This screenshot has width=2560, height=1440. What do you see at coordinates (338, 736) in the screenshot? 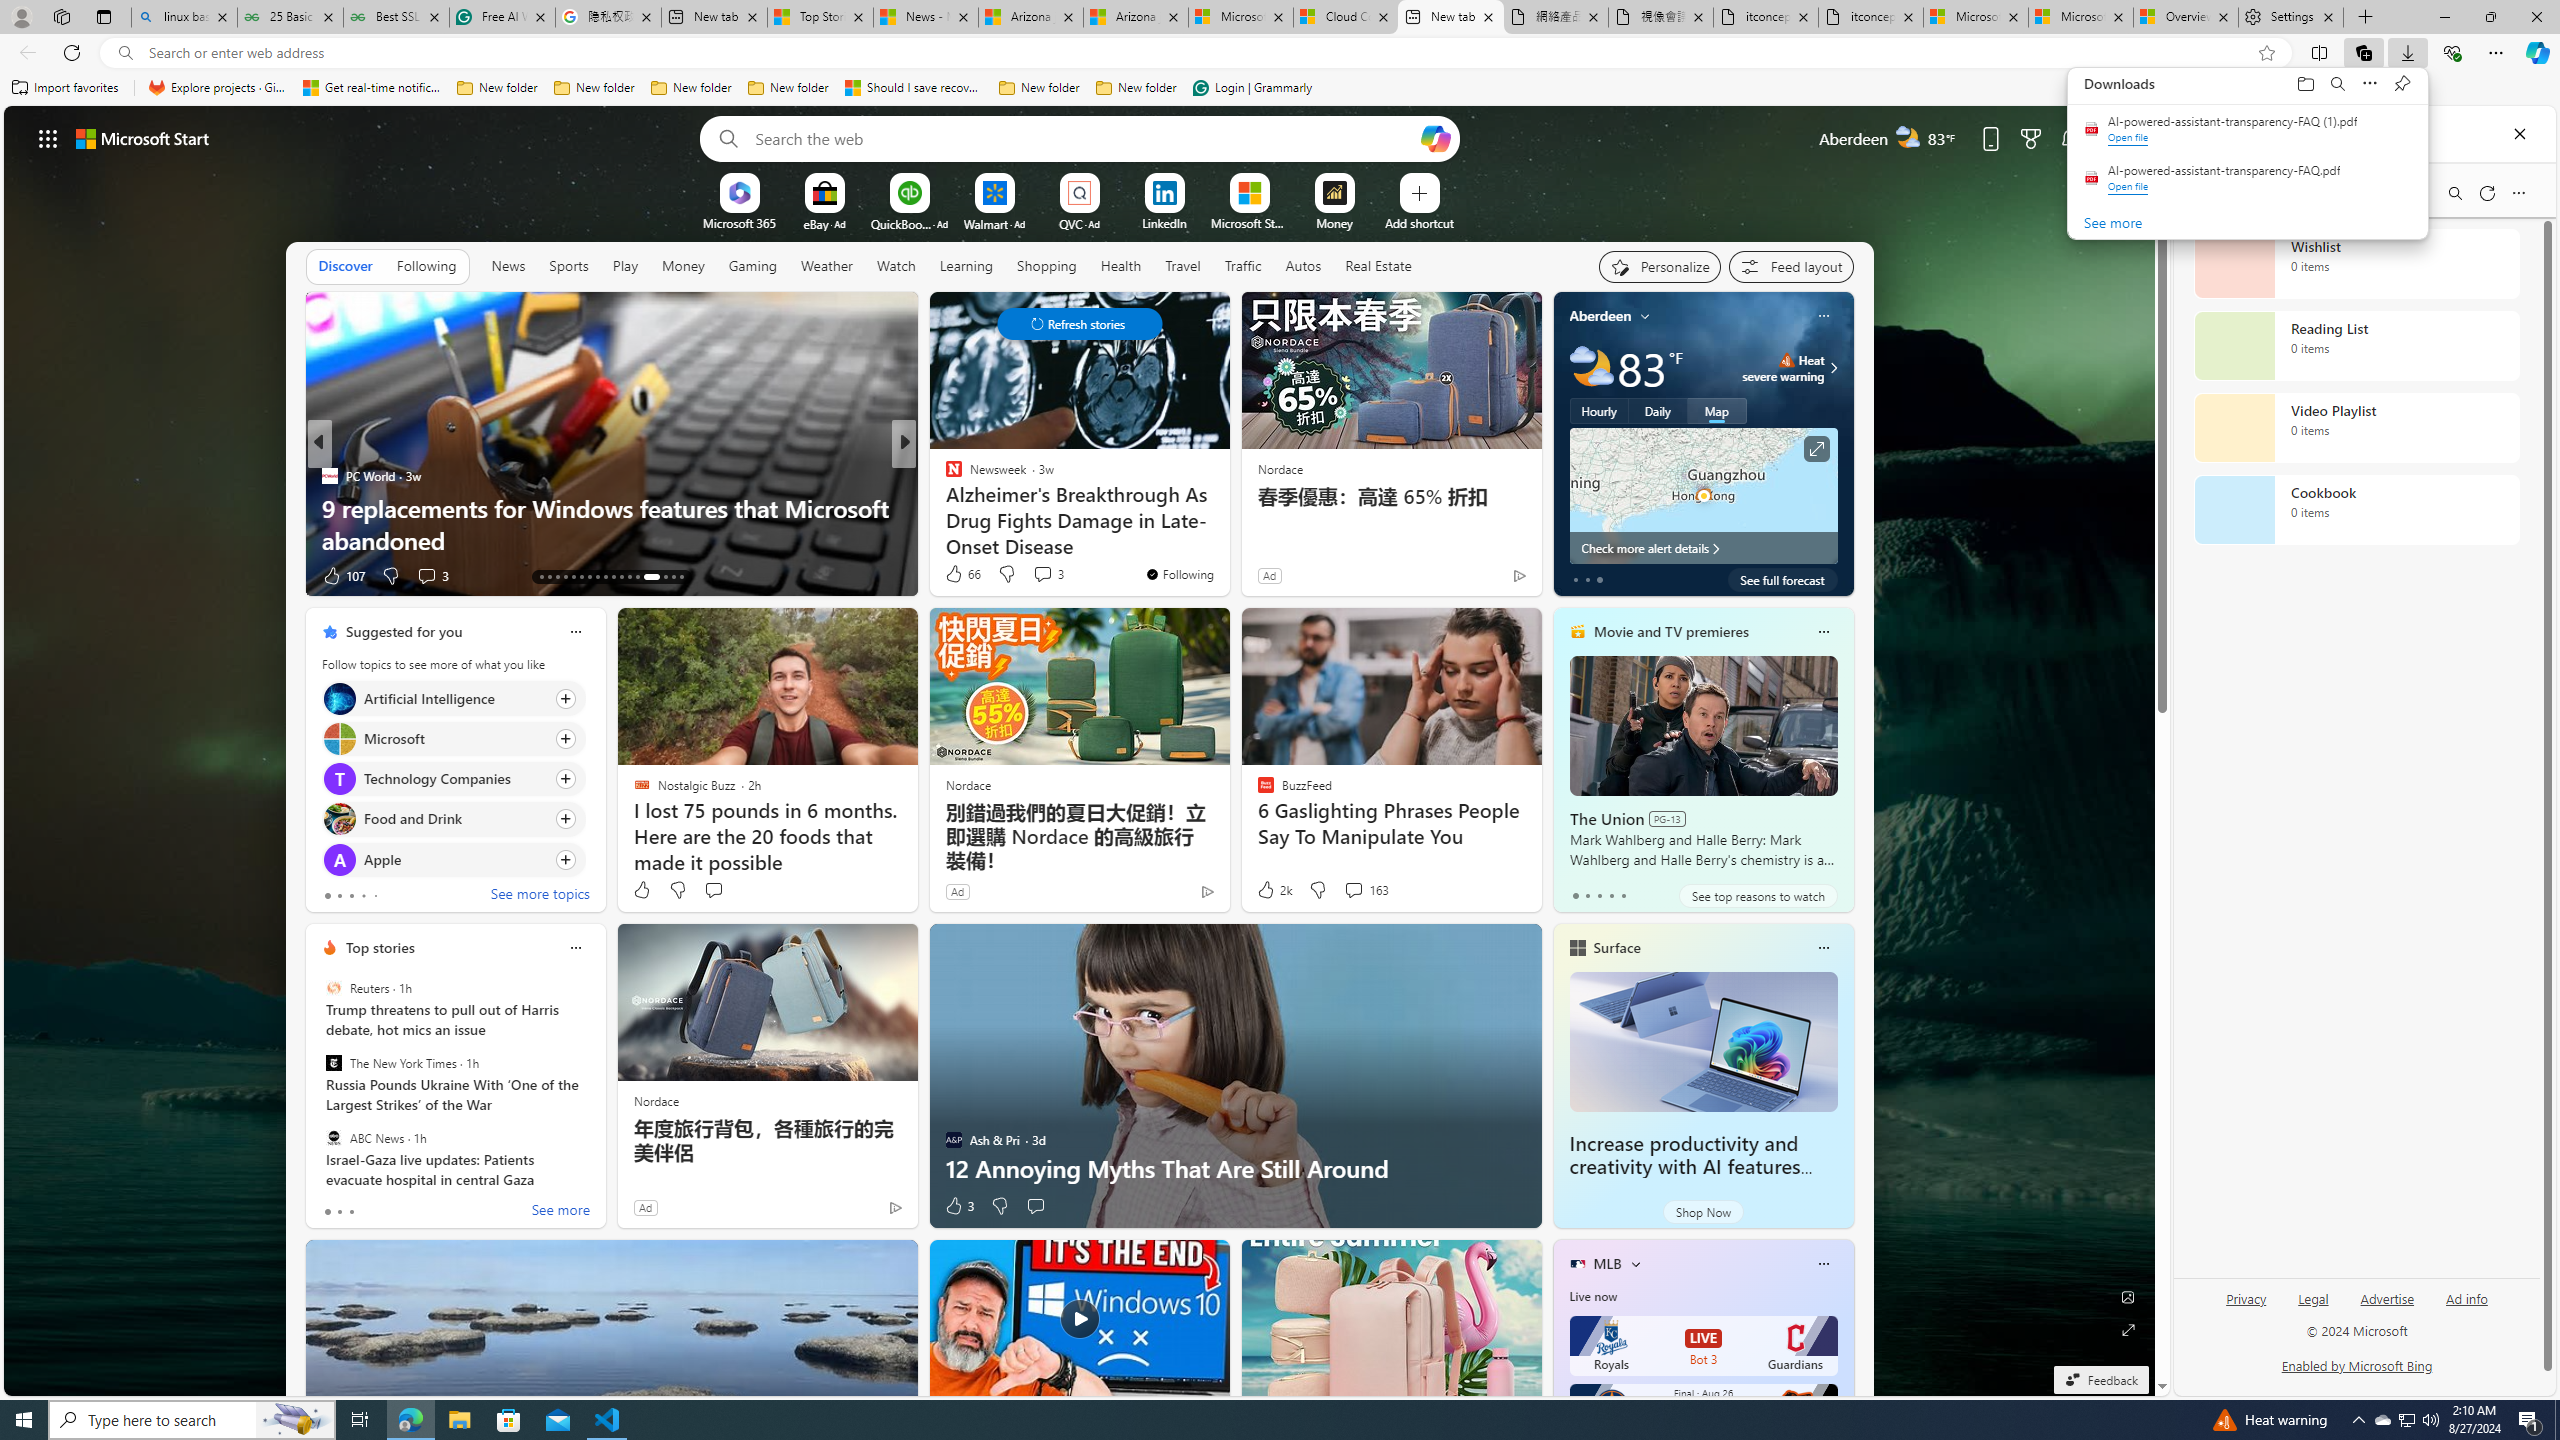
I see `'Microsoft'` at bounding box center [338, 736].